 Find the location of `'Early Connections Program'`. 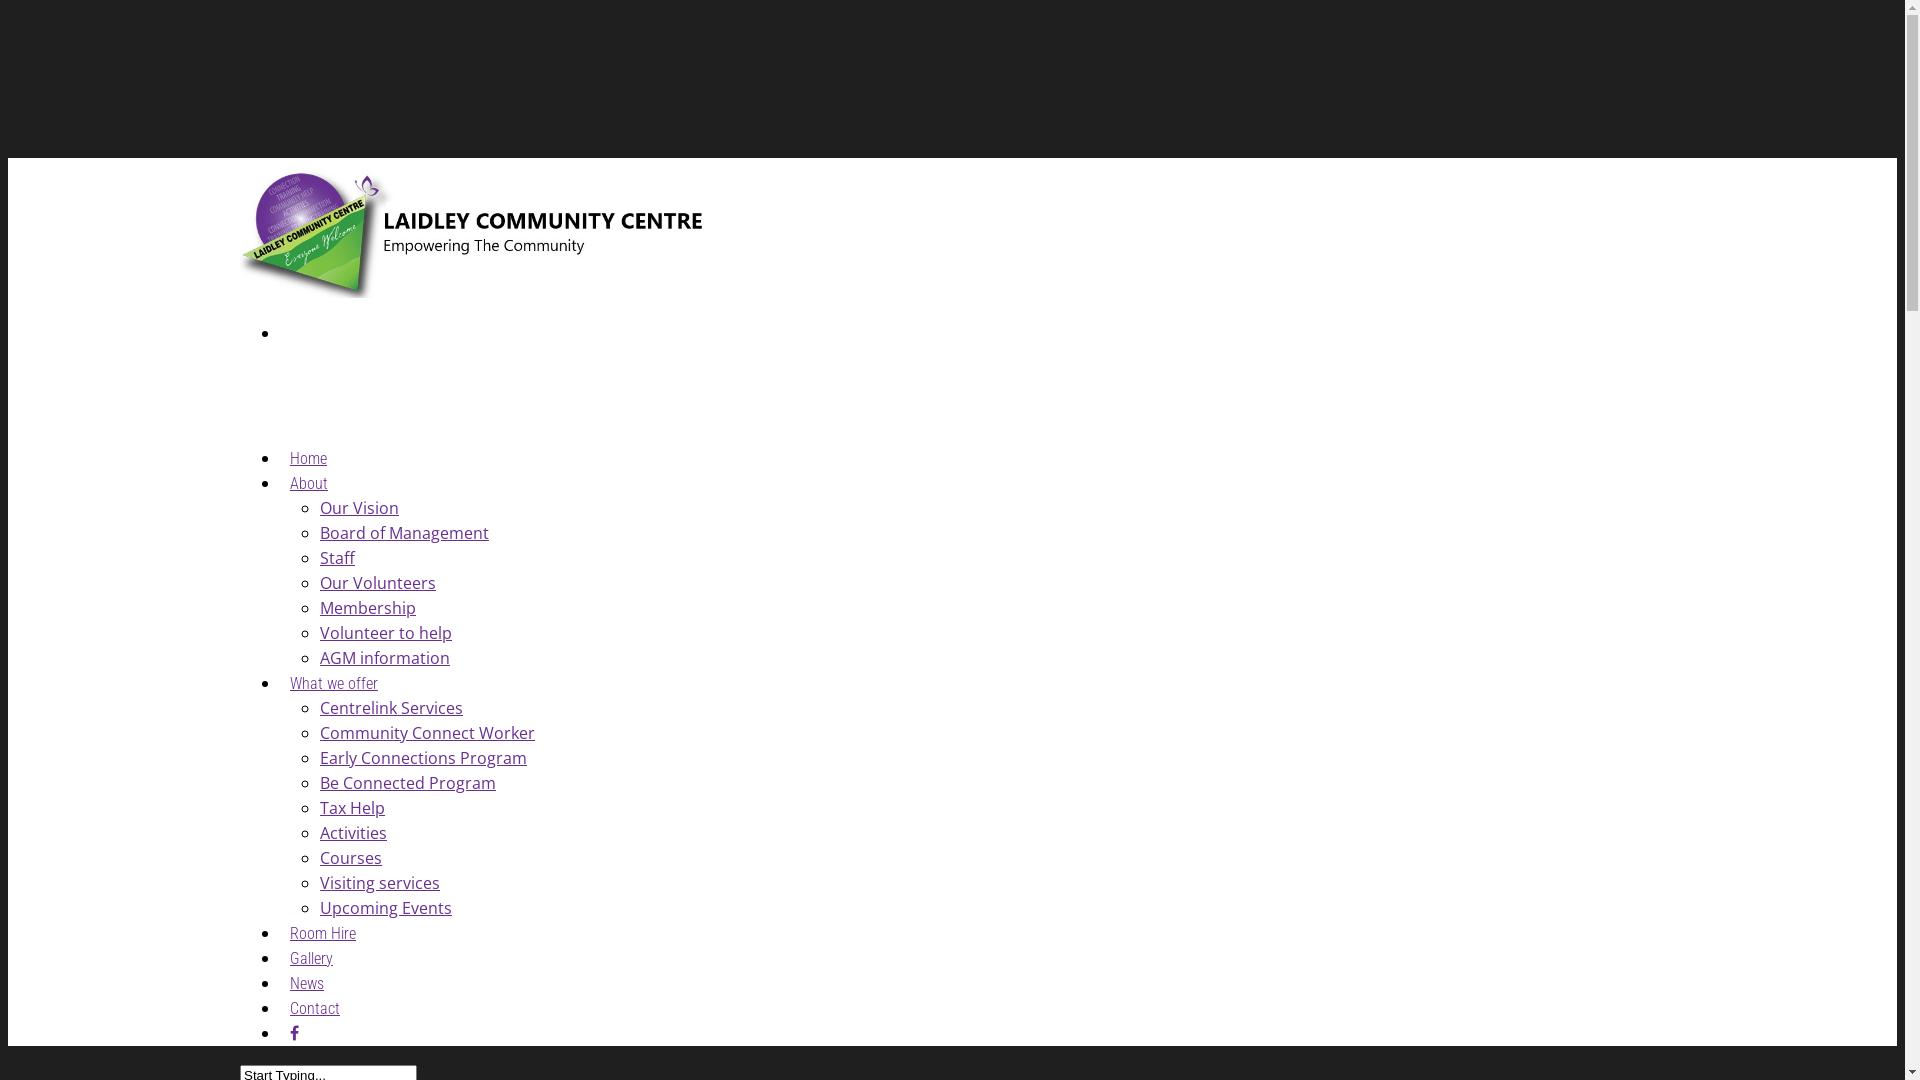

'Early Connections Program' is located at coordinates (422, 758).